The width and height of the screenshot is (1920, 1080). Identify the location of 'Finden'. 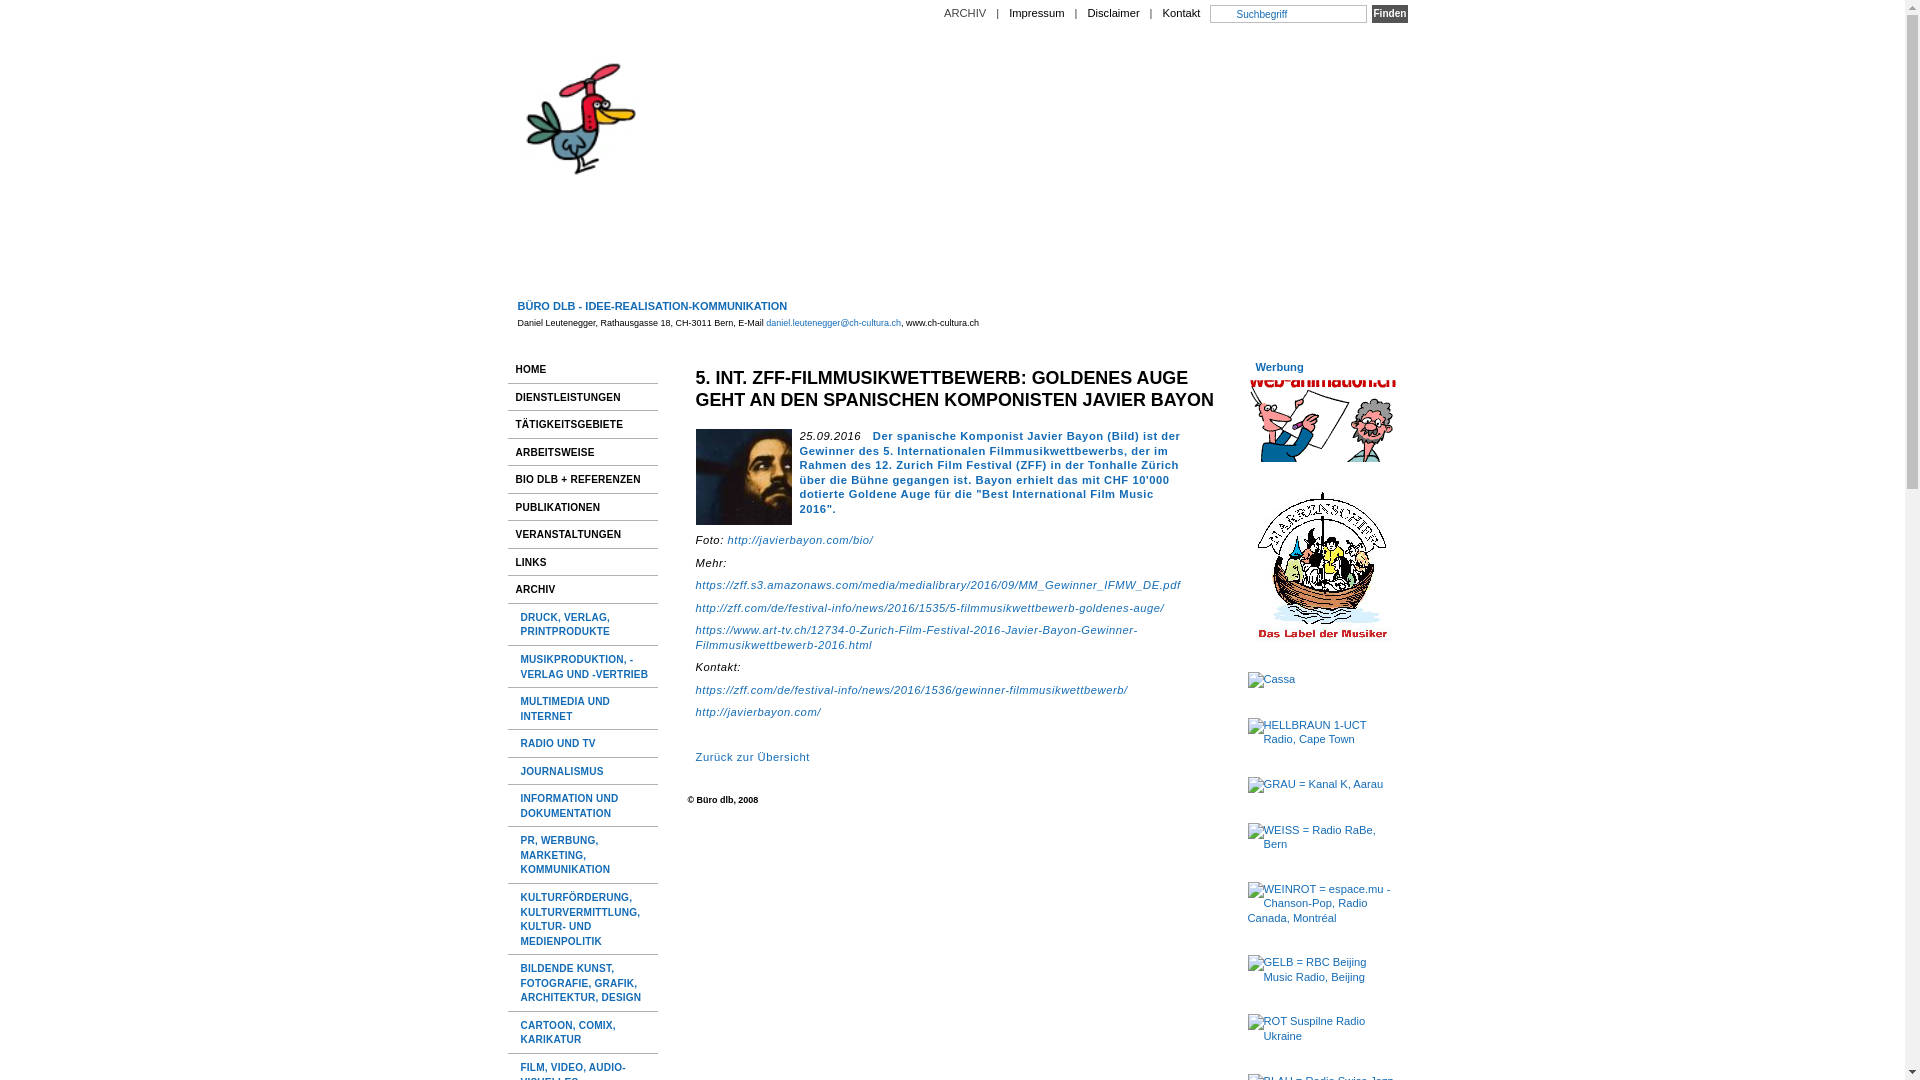
(1388, 14).